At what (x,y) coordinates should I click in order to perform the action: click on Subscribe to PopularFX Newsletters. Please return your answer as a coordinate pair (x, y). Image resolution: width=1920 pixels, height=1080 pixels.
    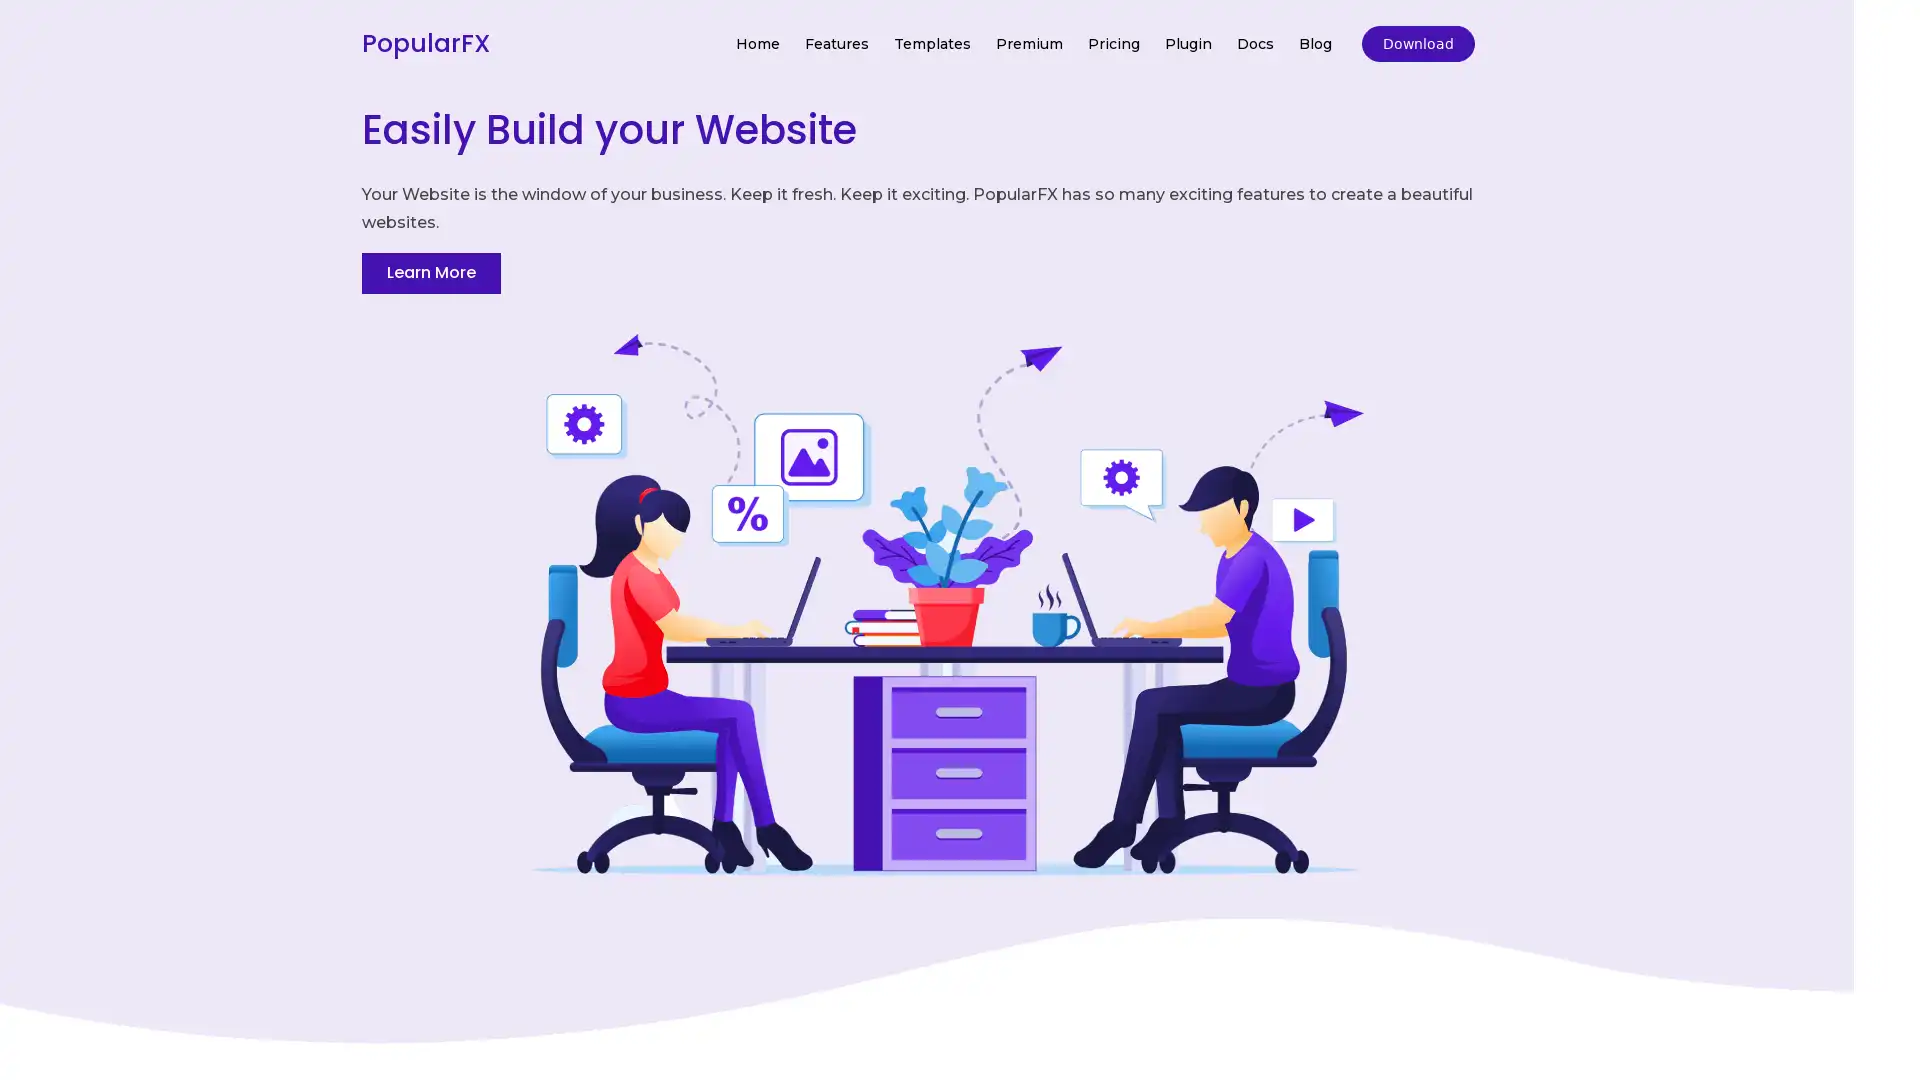
    Looking at the image, I should click on (958, 501).